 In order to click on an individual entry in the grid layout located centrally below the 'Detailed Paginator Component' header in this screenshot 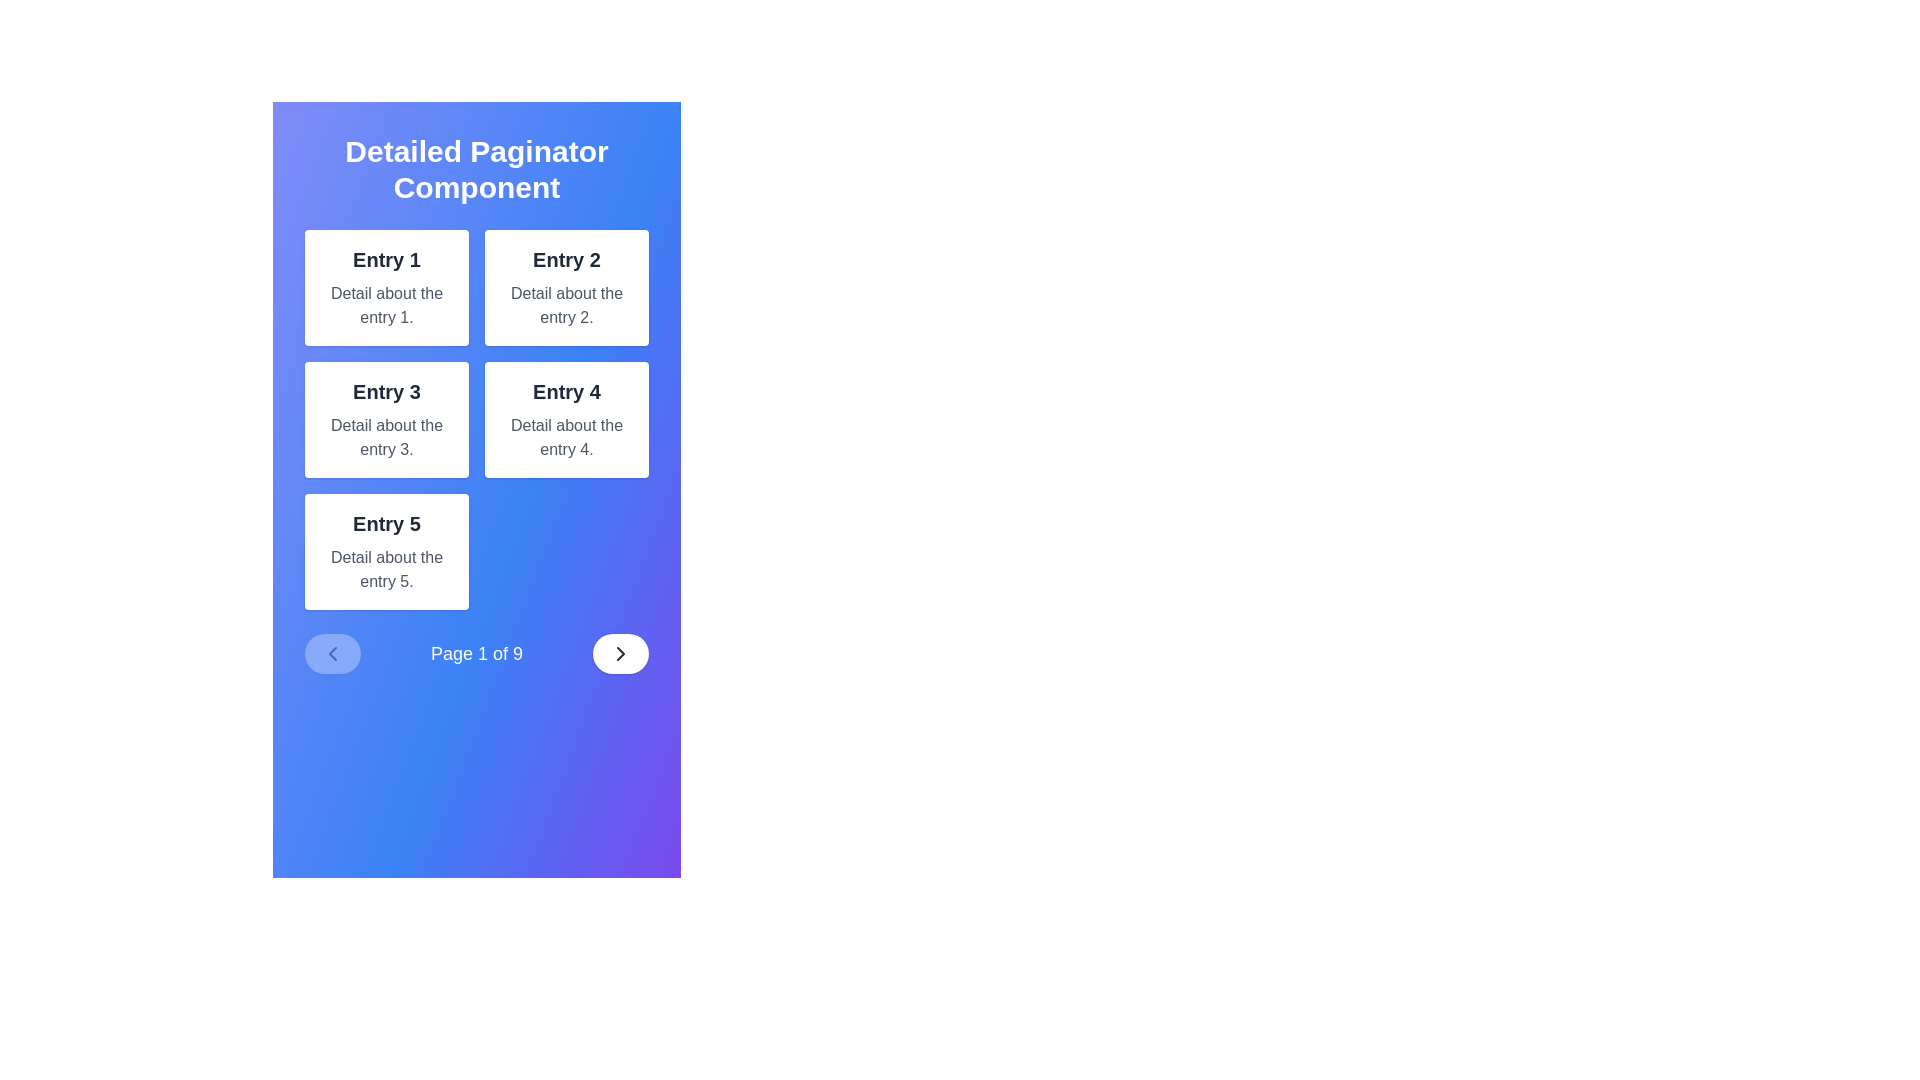, I will do `click(475, 419)`.